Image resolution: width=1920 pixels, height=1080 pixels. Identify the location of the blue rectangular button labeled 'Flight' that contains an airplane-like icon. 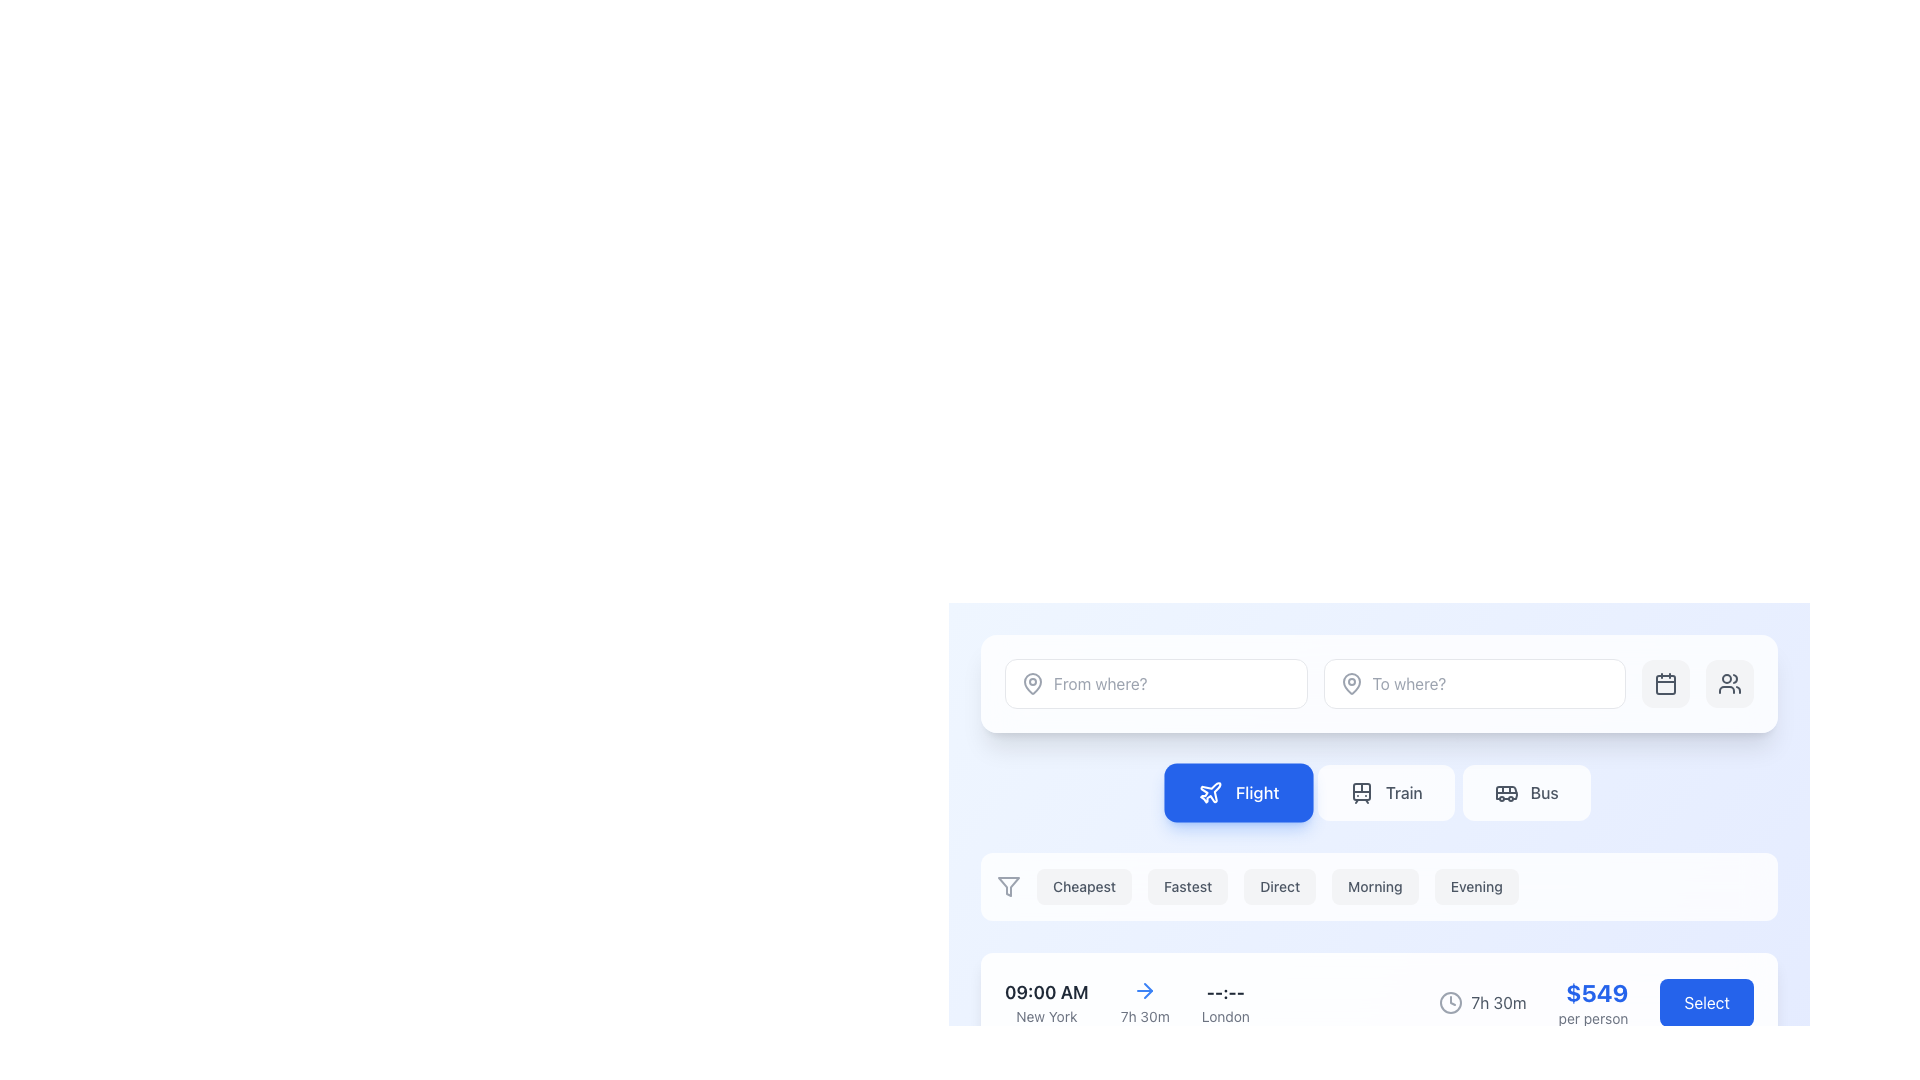
(1210, 791).